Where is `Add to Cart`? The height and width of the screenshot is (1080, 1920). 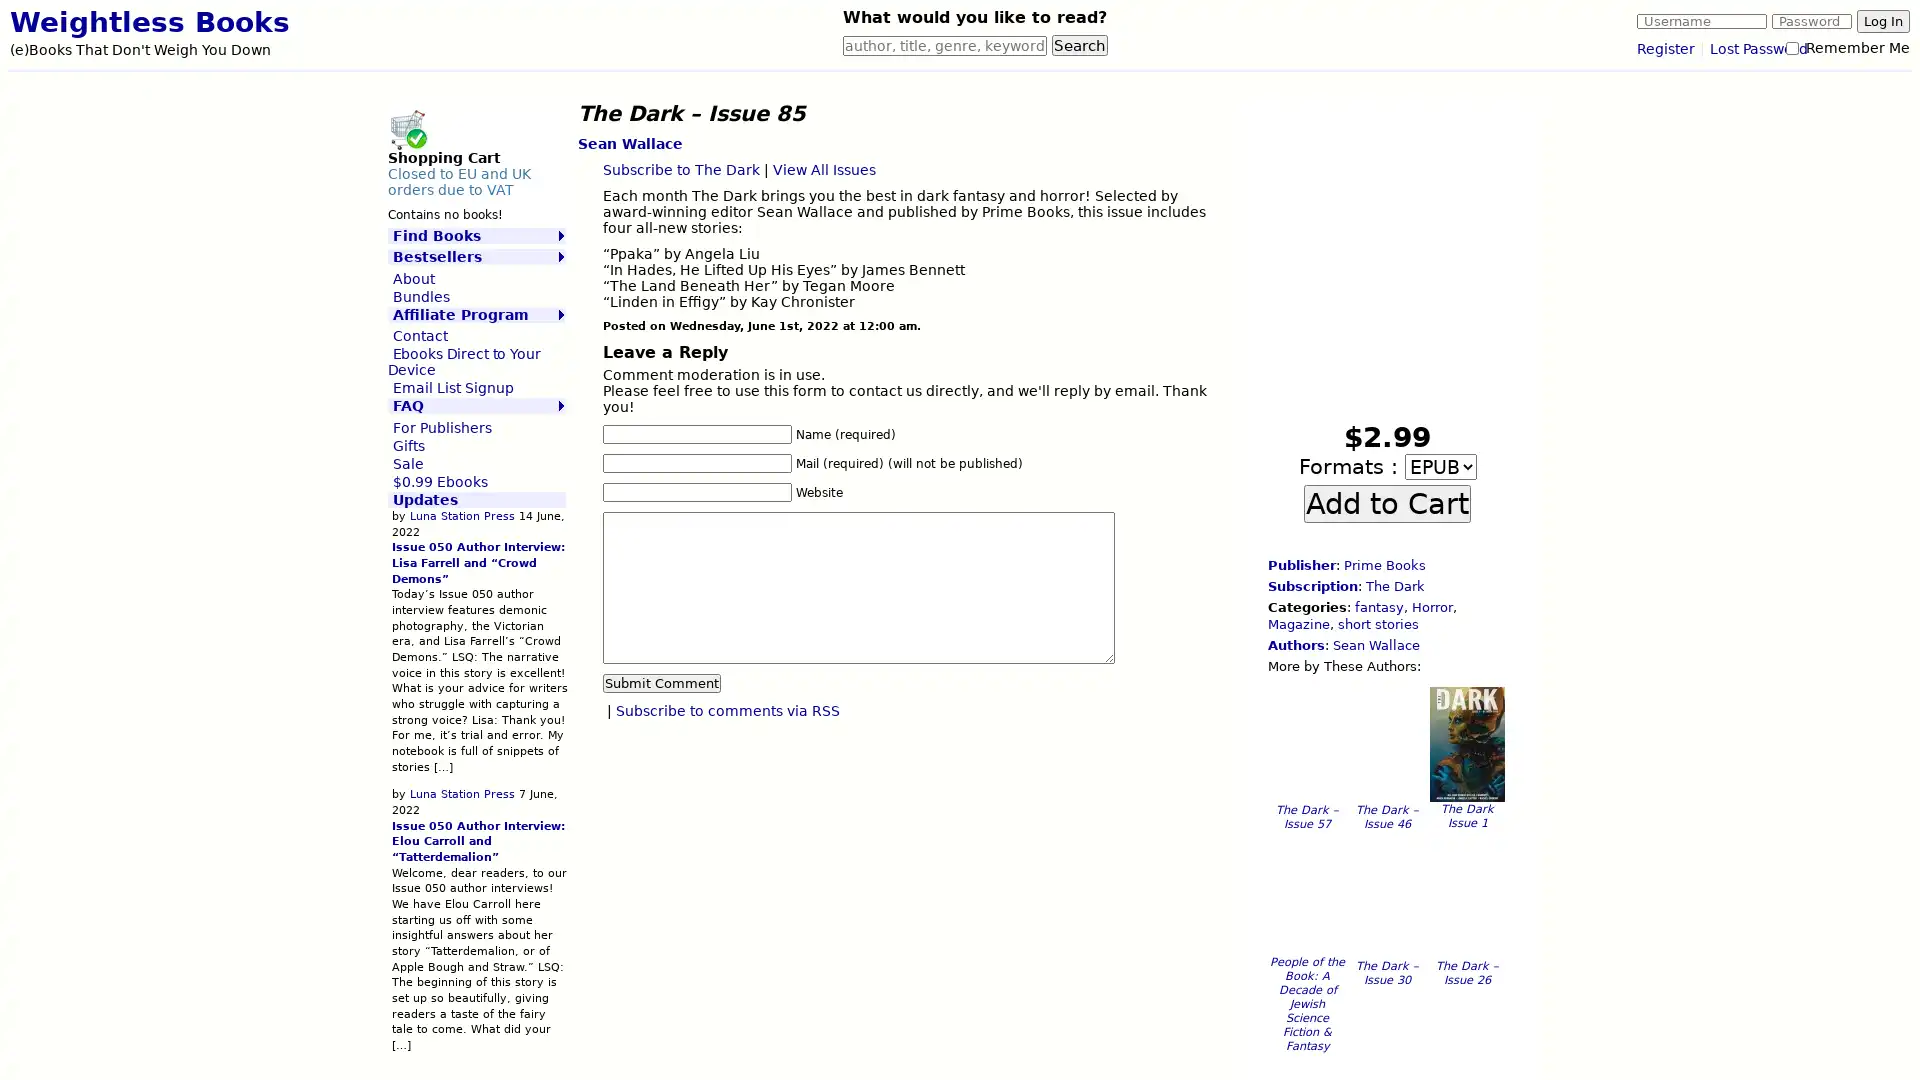
Add to Cart is located at coordinates (1386, 501).